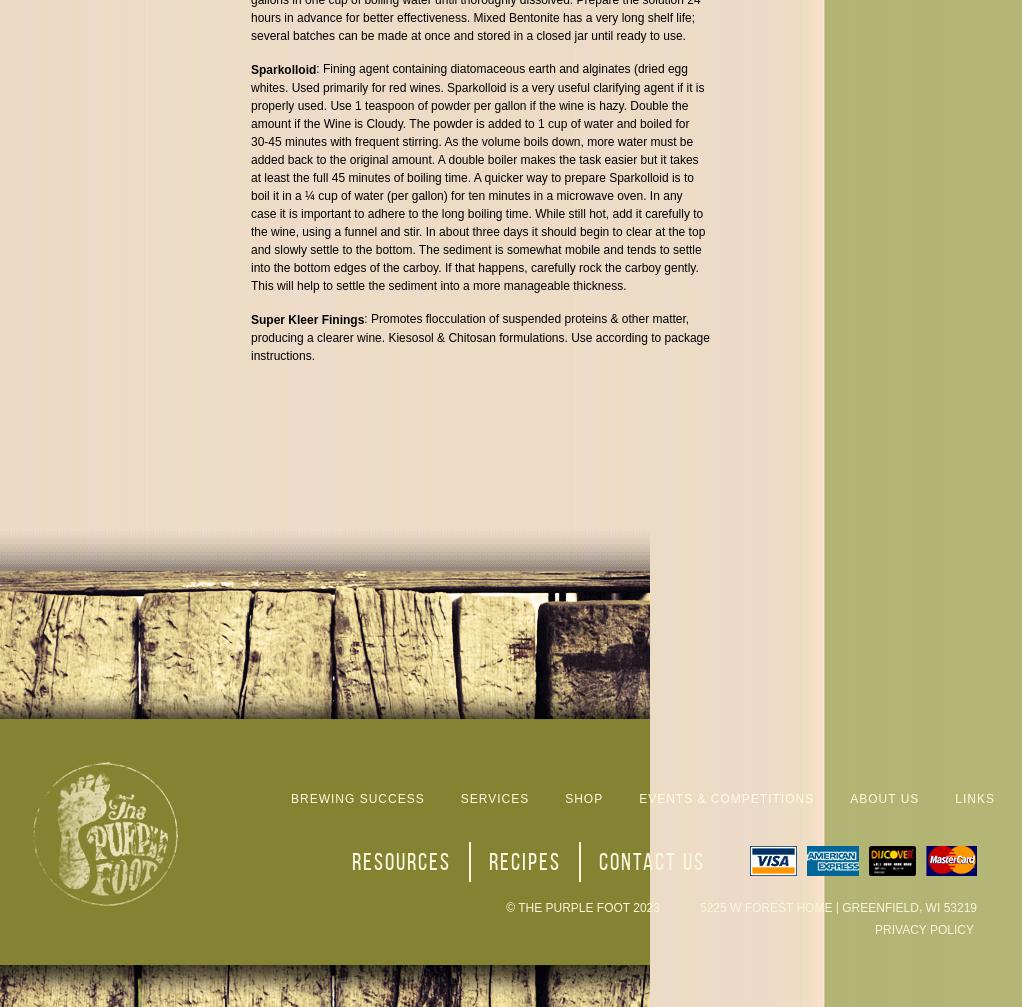 The height and width of the screenshot is (1007, 1022). I want to click on ': Fining agent containing diatomaceous earth and alginates (dried egg whites. Used primarily for red wines. Sparkolloid is a very useful clarifying agent if it is properly used. Use 1 teaspoon of powder per gallon if the wine is hazy. Double the amount if the Wine is Cloudy. The powder is added to 1 cup of water and boiled for 30-45 minutes with frequent stirring. As the volume boils down, more water must be added back to the original amount. A double boiler makes the task easier but it takes at least the full 45 minutes of boiling time. A quicker way to prepare Sparkolloid is to boil it in a ¼ cup of water (per gallon) for ten minutes in a microwave oven. In any case it is important to adhere to the long boiling time. While still hot, add it carefully to the wine, using a funnel and stir. In about three days it should begin to clear at the top and slowly settle to the bottom. The sediment is somewhat mobile and tends to settle into the bottom edges of the carboy. If that happens, carefully rock the carboy gently. This will help to settle the sediment into a more manageable thickness.', so click(477, 177).